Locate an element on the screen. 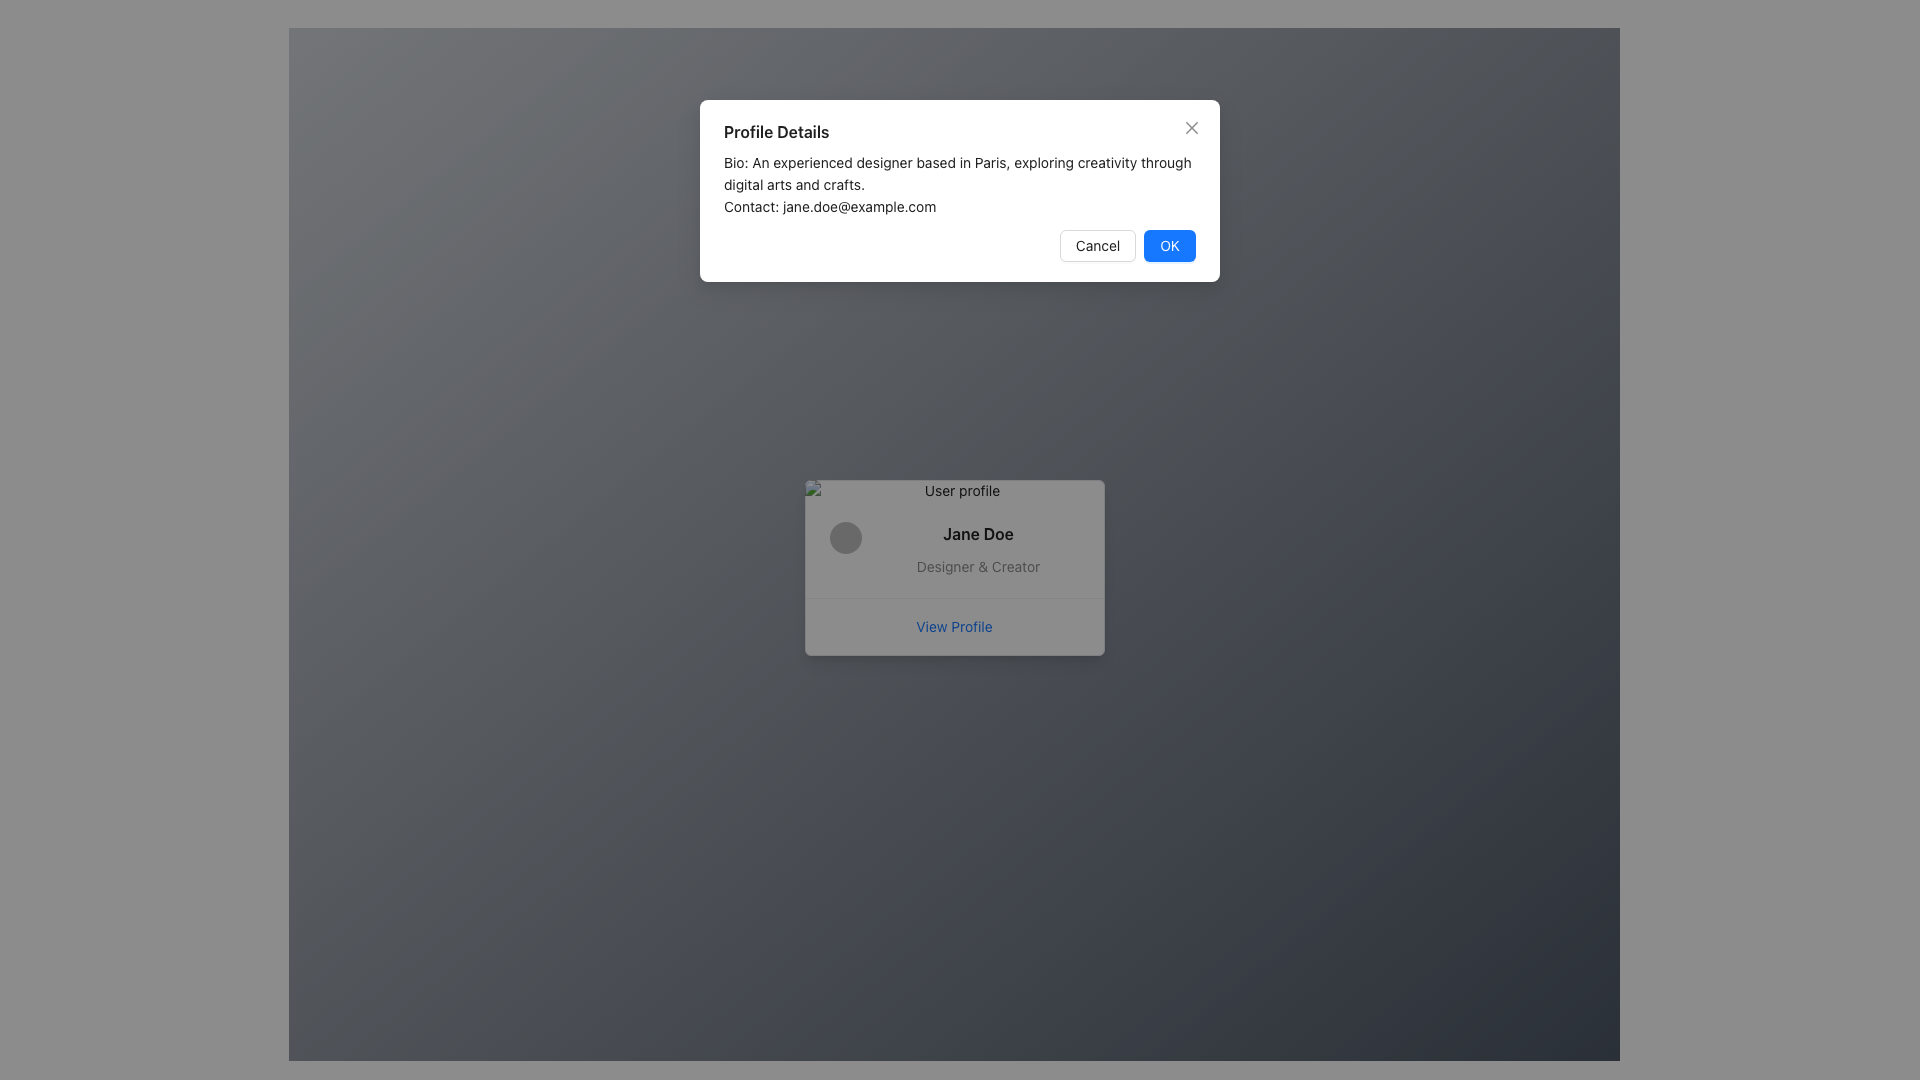 Image resolution: width=1920 pixels, height=1080 pixels. the 'View Profile' link button located at the bottom center of the 'User profile' card is located at coordinates (953, 625).